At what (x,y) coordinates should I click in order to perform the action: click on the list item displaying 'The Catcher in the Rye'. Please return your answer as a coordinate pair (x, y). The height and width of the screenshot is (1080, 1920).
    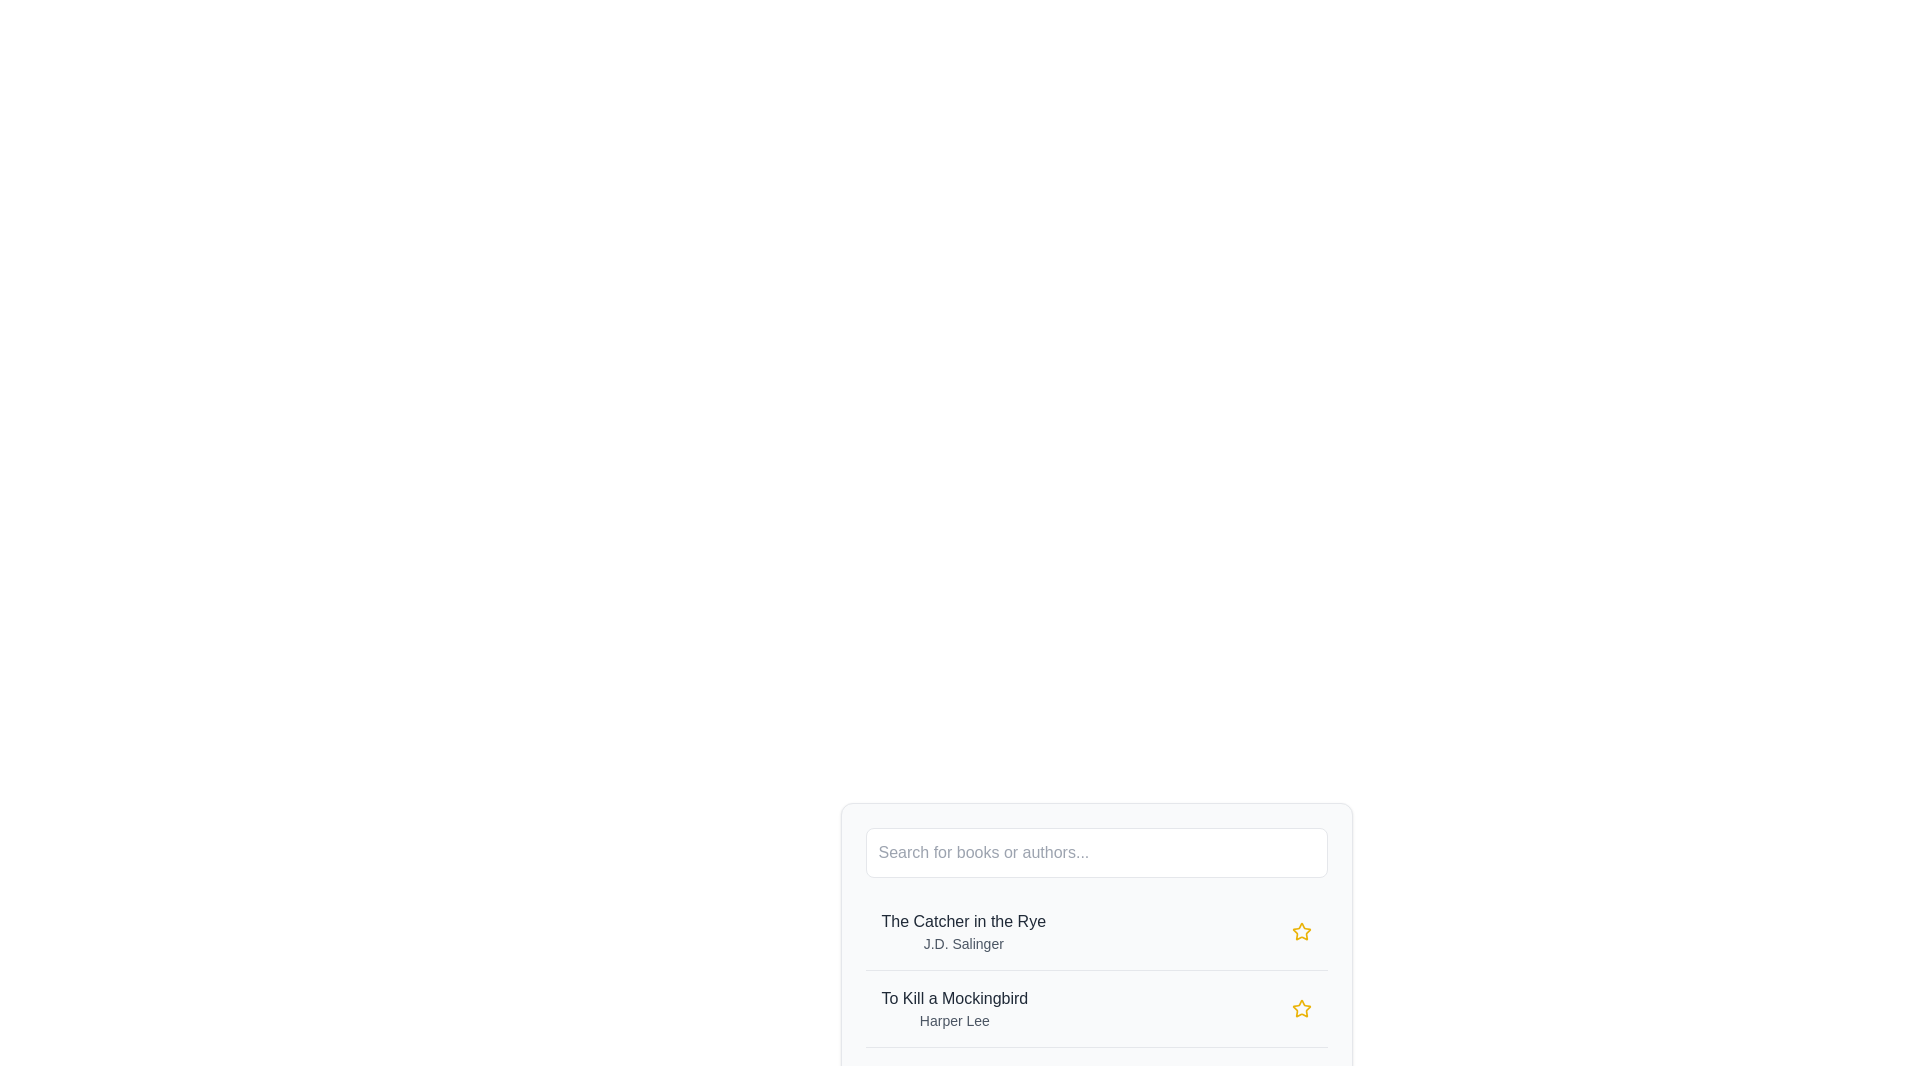
    Looking at the image, I should click on (1095, 902).